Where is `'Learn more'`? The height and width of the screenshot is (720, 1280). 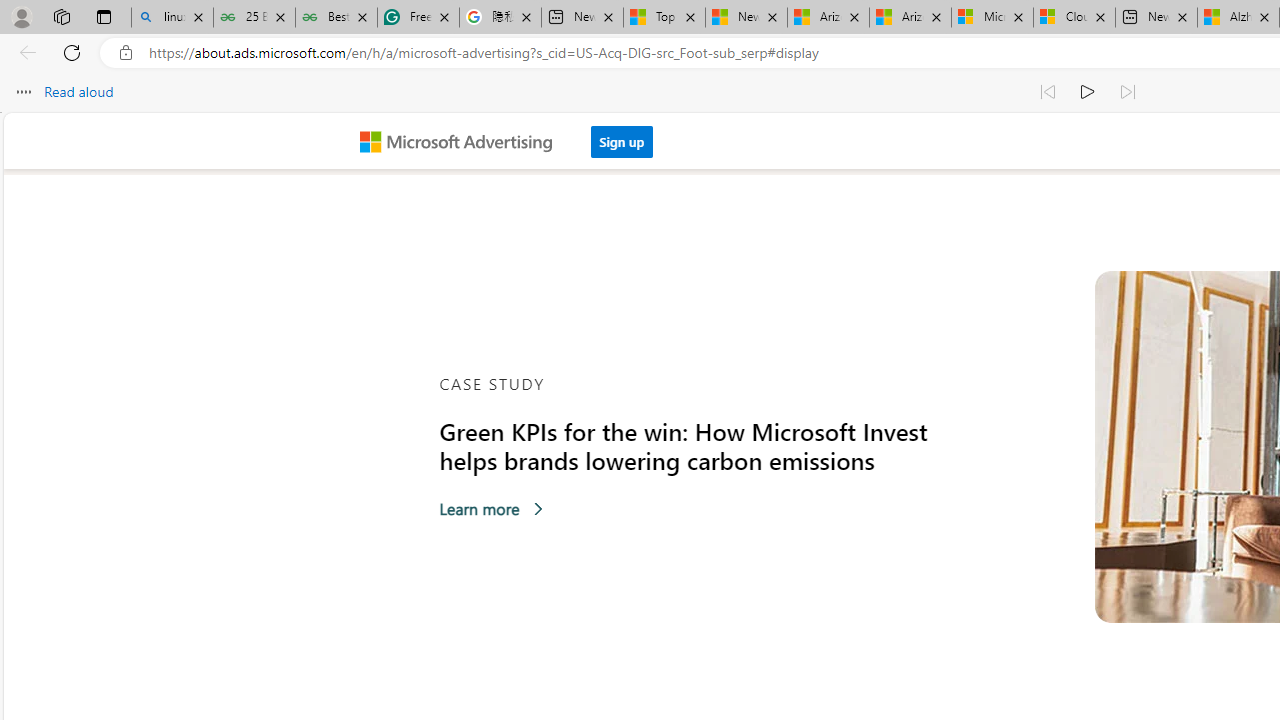
'Learn more' is located at coordinates (491, 508).